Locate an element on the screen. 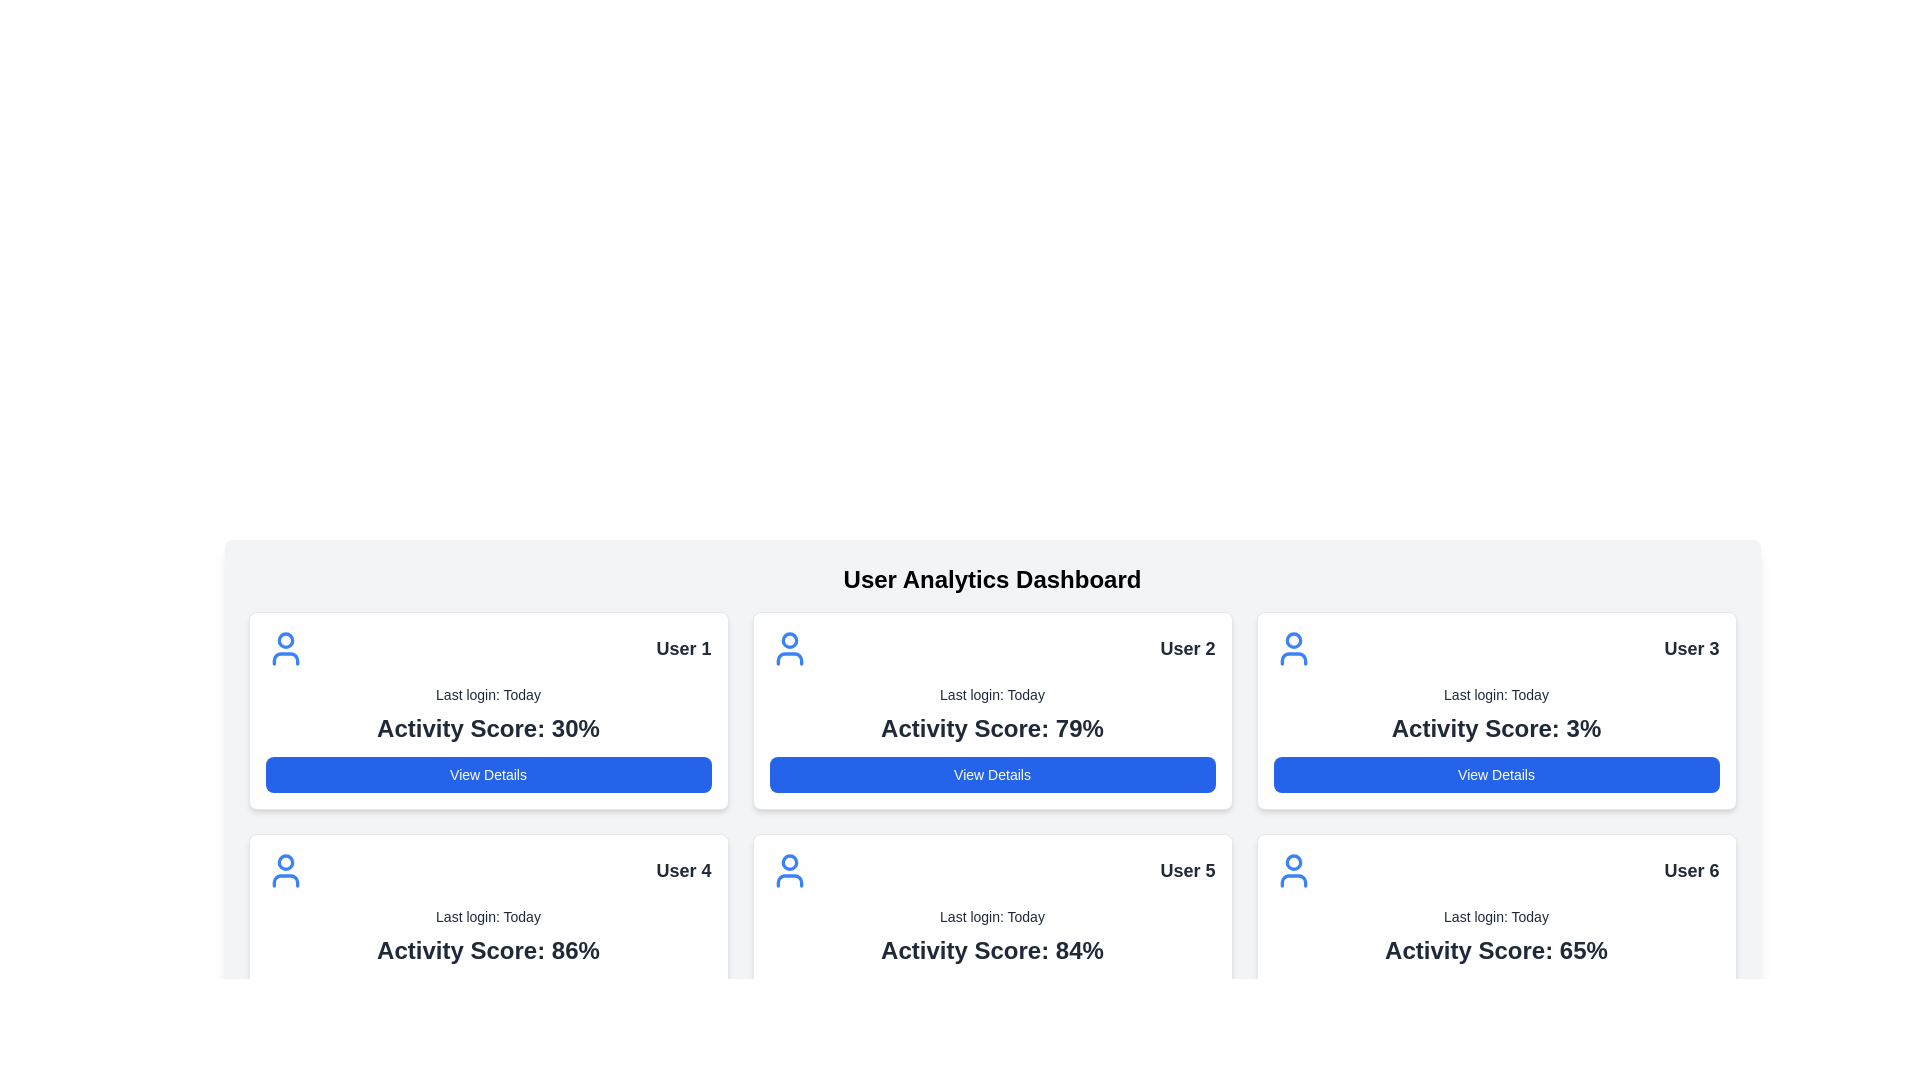 The height and width of the screenshot is (1080, 1920). text content of the 'User 5' label, which is located on the bottom row, second card from the left in the user analytics dashboard is located at coordinates (1187, 870).